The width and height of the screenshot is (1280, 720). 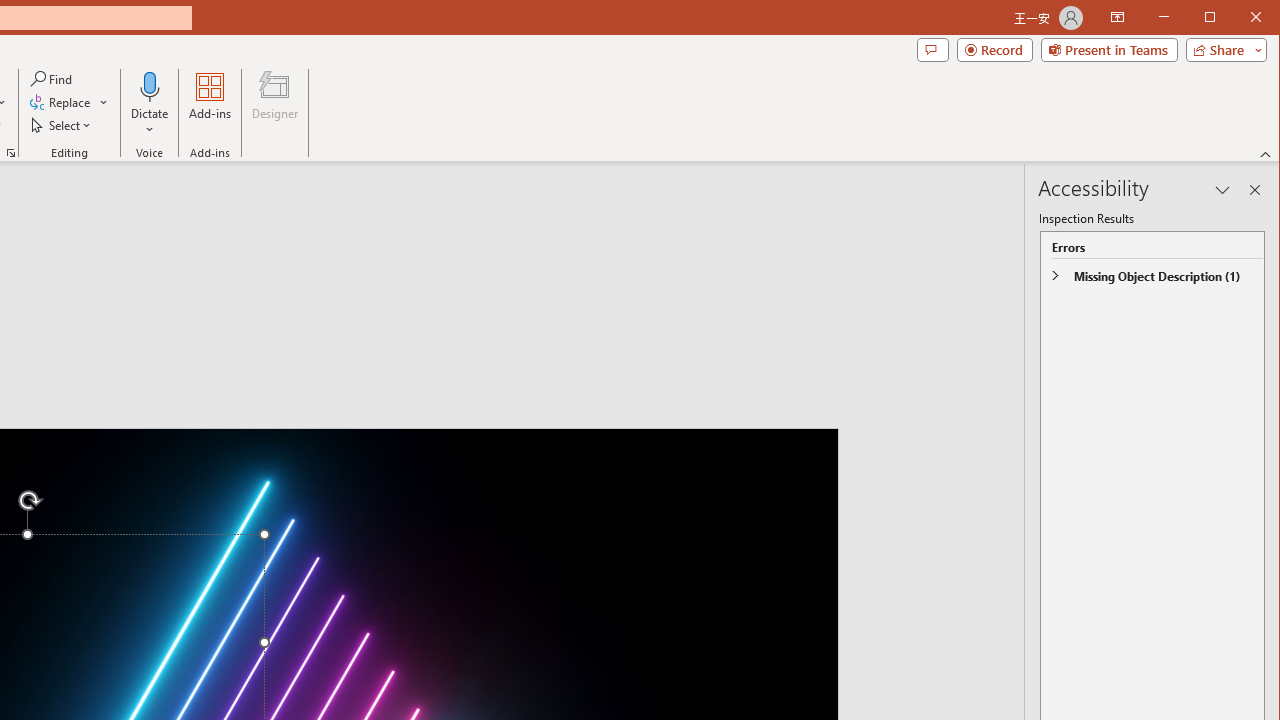 What do you see at coordinates (1238, 19) in the screenshot?
I see `'Maximize'` at bounding box center [1238, 19].